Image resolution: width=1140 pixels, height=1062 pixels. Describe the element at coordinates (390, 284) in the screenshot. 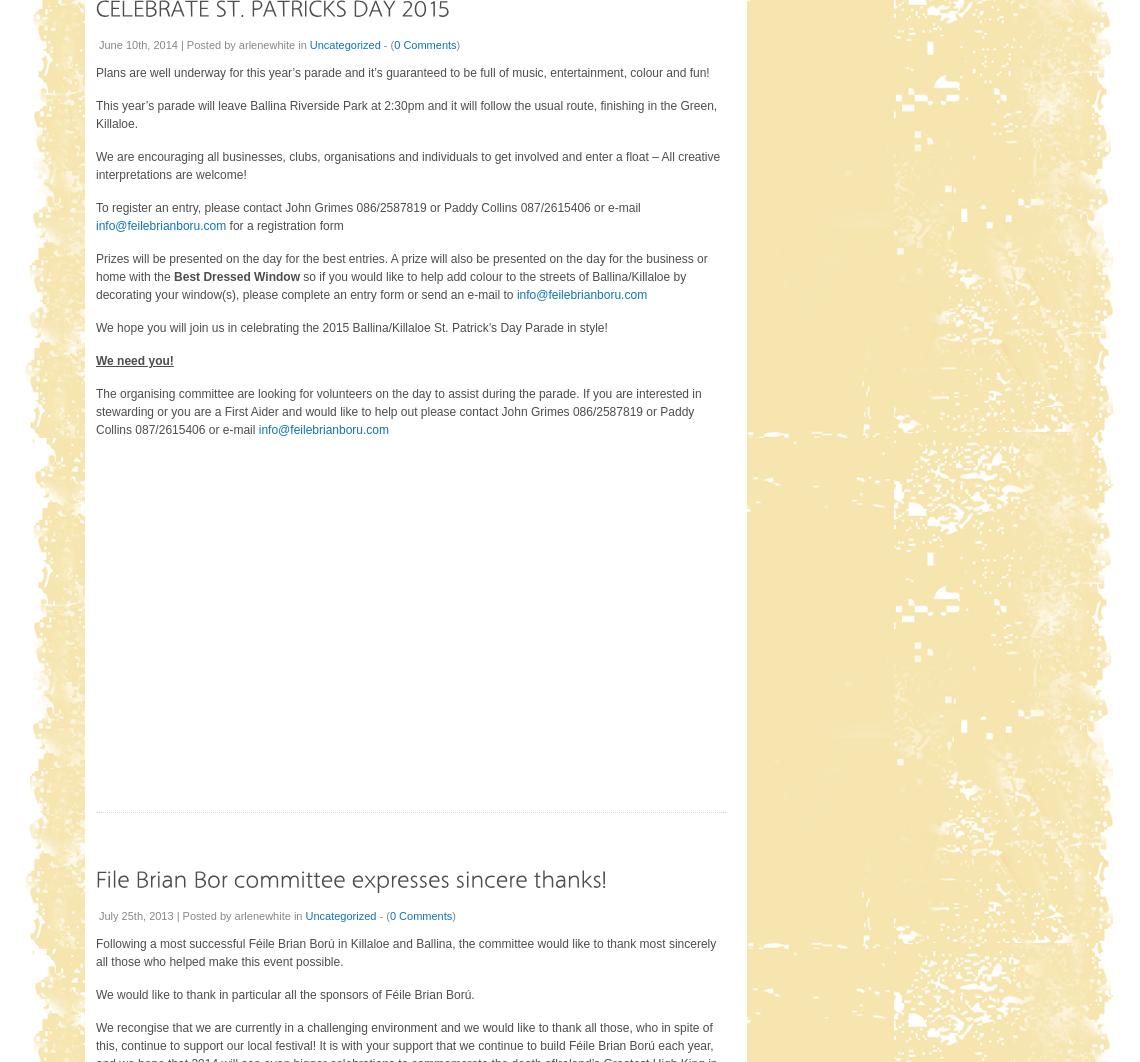

I see `'so if you would like to help add colour to the streets of Ballina/Killaloe by decorating your window(s), please complete an entry form or send an e-mail to'` at that location.